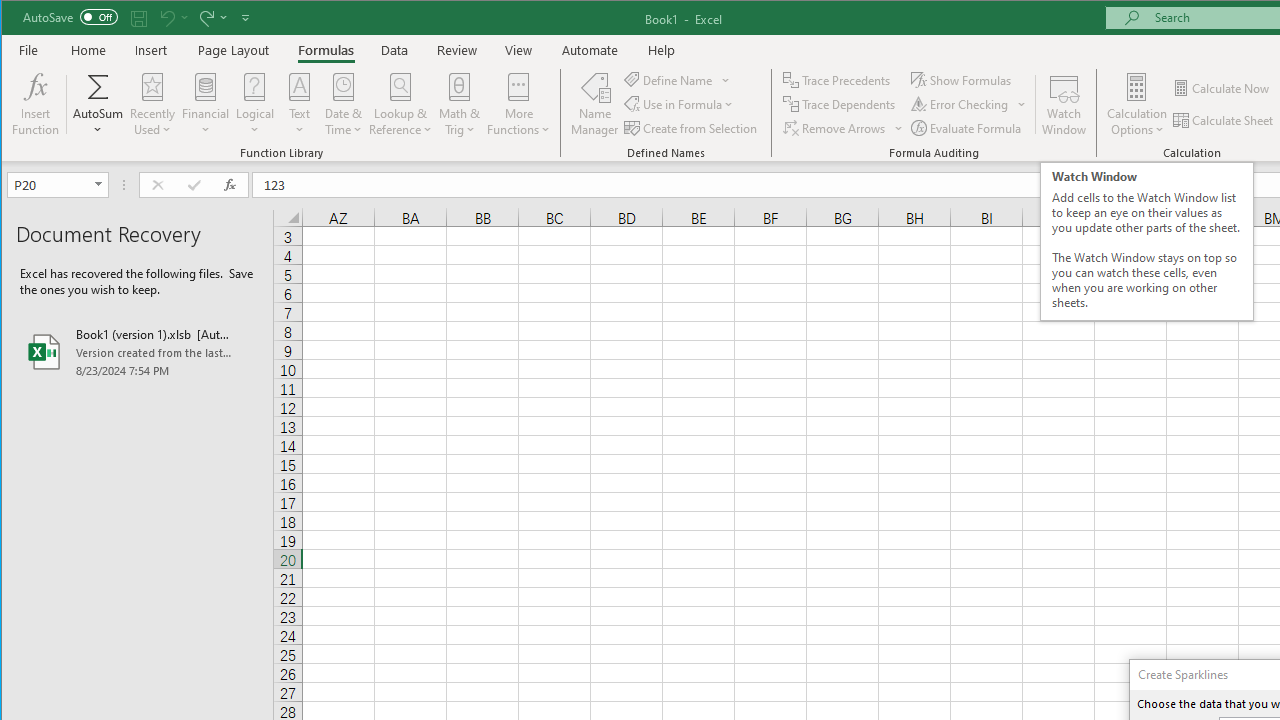 The image size is (1280, 720). What do you see at coordinates (400, 104) in the screenshot?
I see `'Lookup & Reference'` at bounding box center [400, 104].